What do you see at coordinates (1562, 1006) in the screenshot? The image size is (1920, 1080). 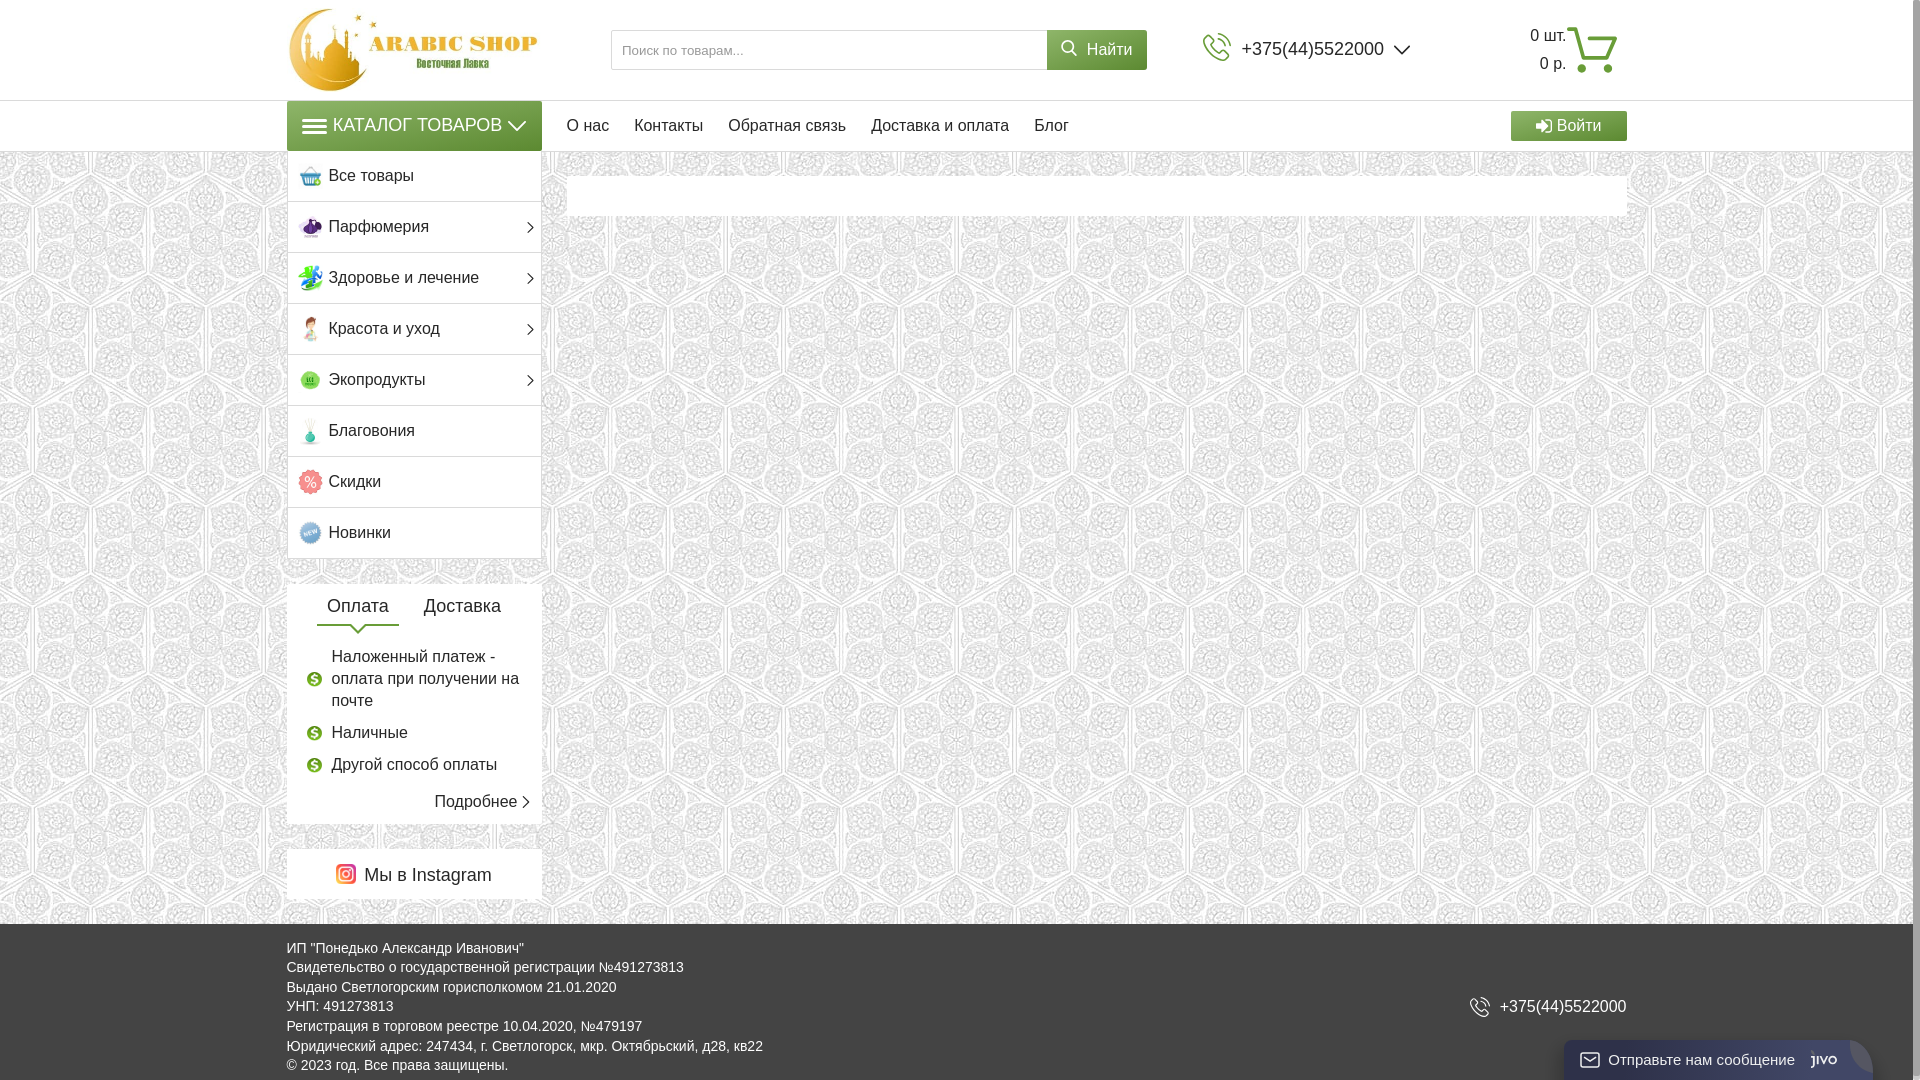 I see `'+375(44)5522000'` at bounding box center [1562, 1006].